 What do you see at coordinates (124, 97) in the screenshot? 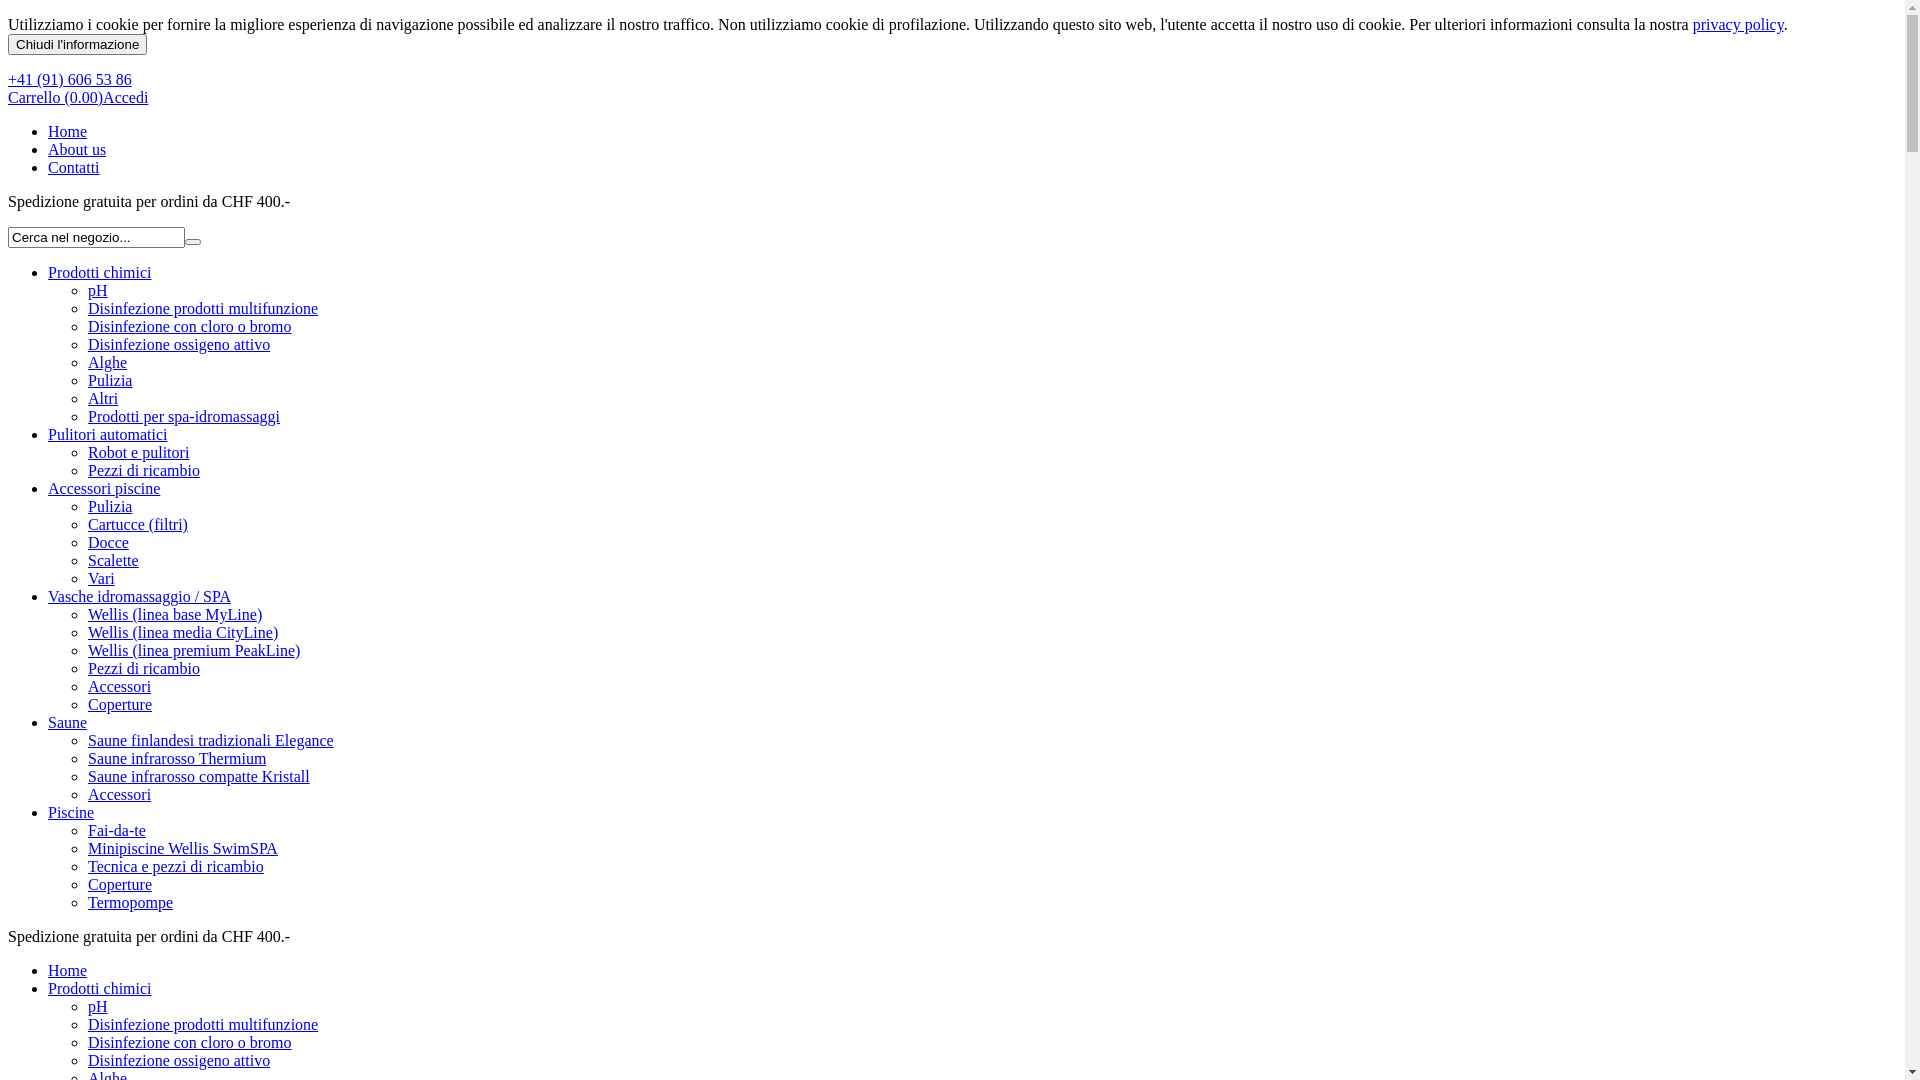
I see `'Accedi'` at bounding box center [124, 97].